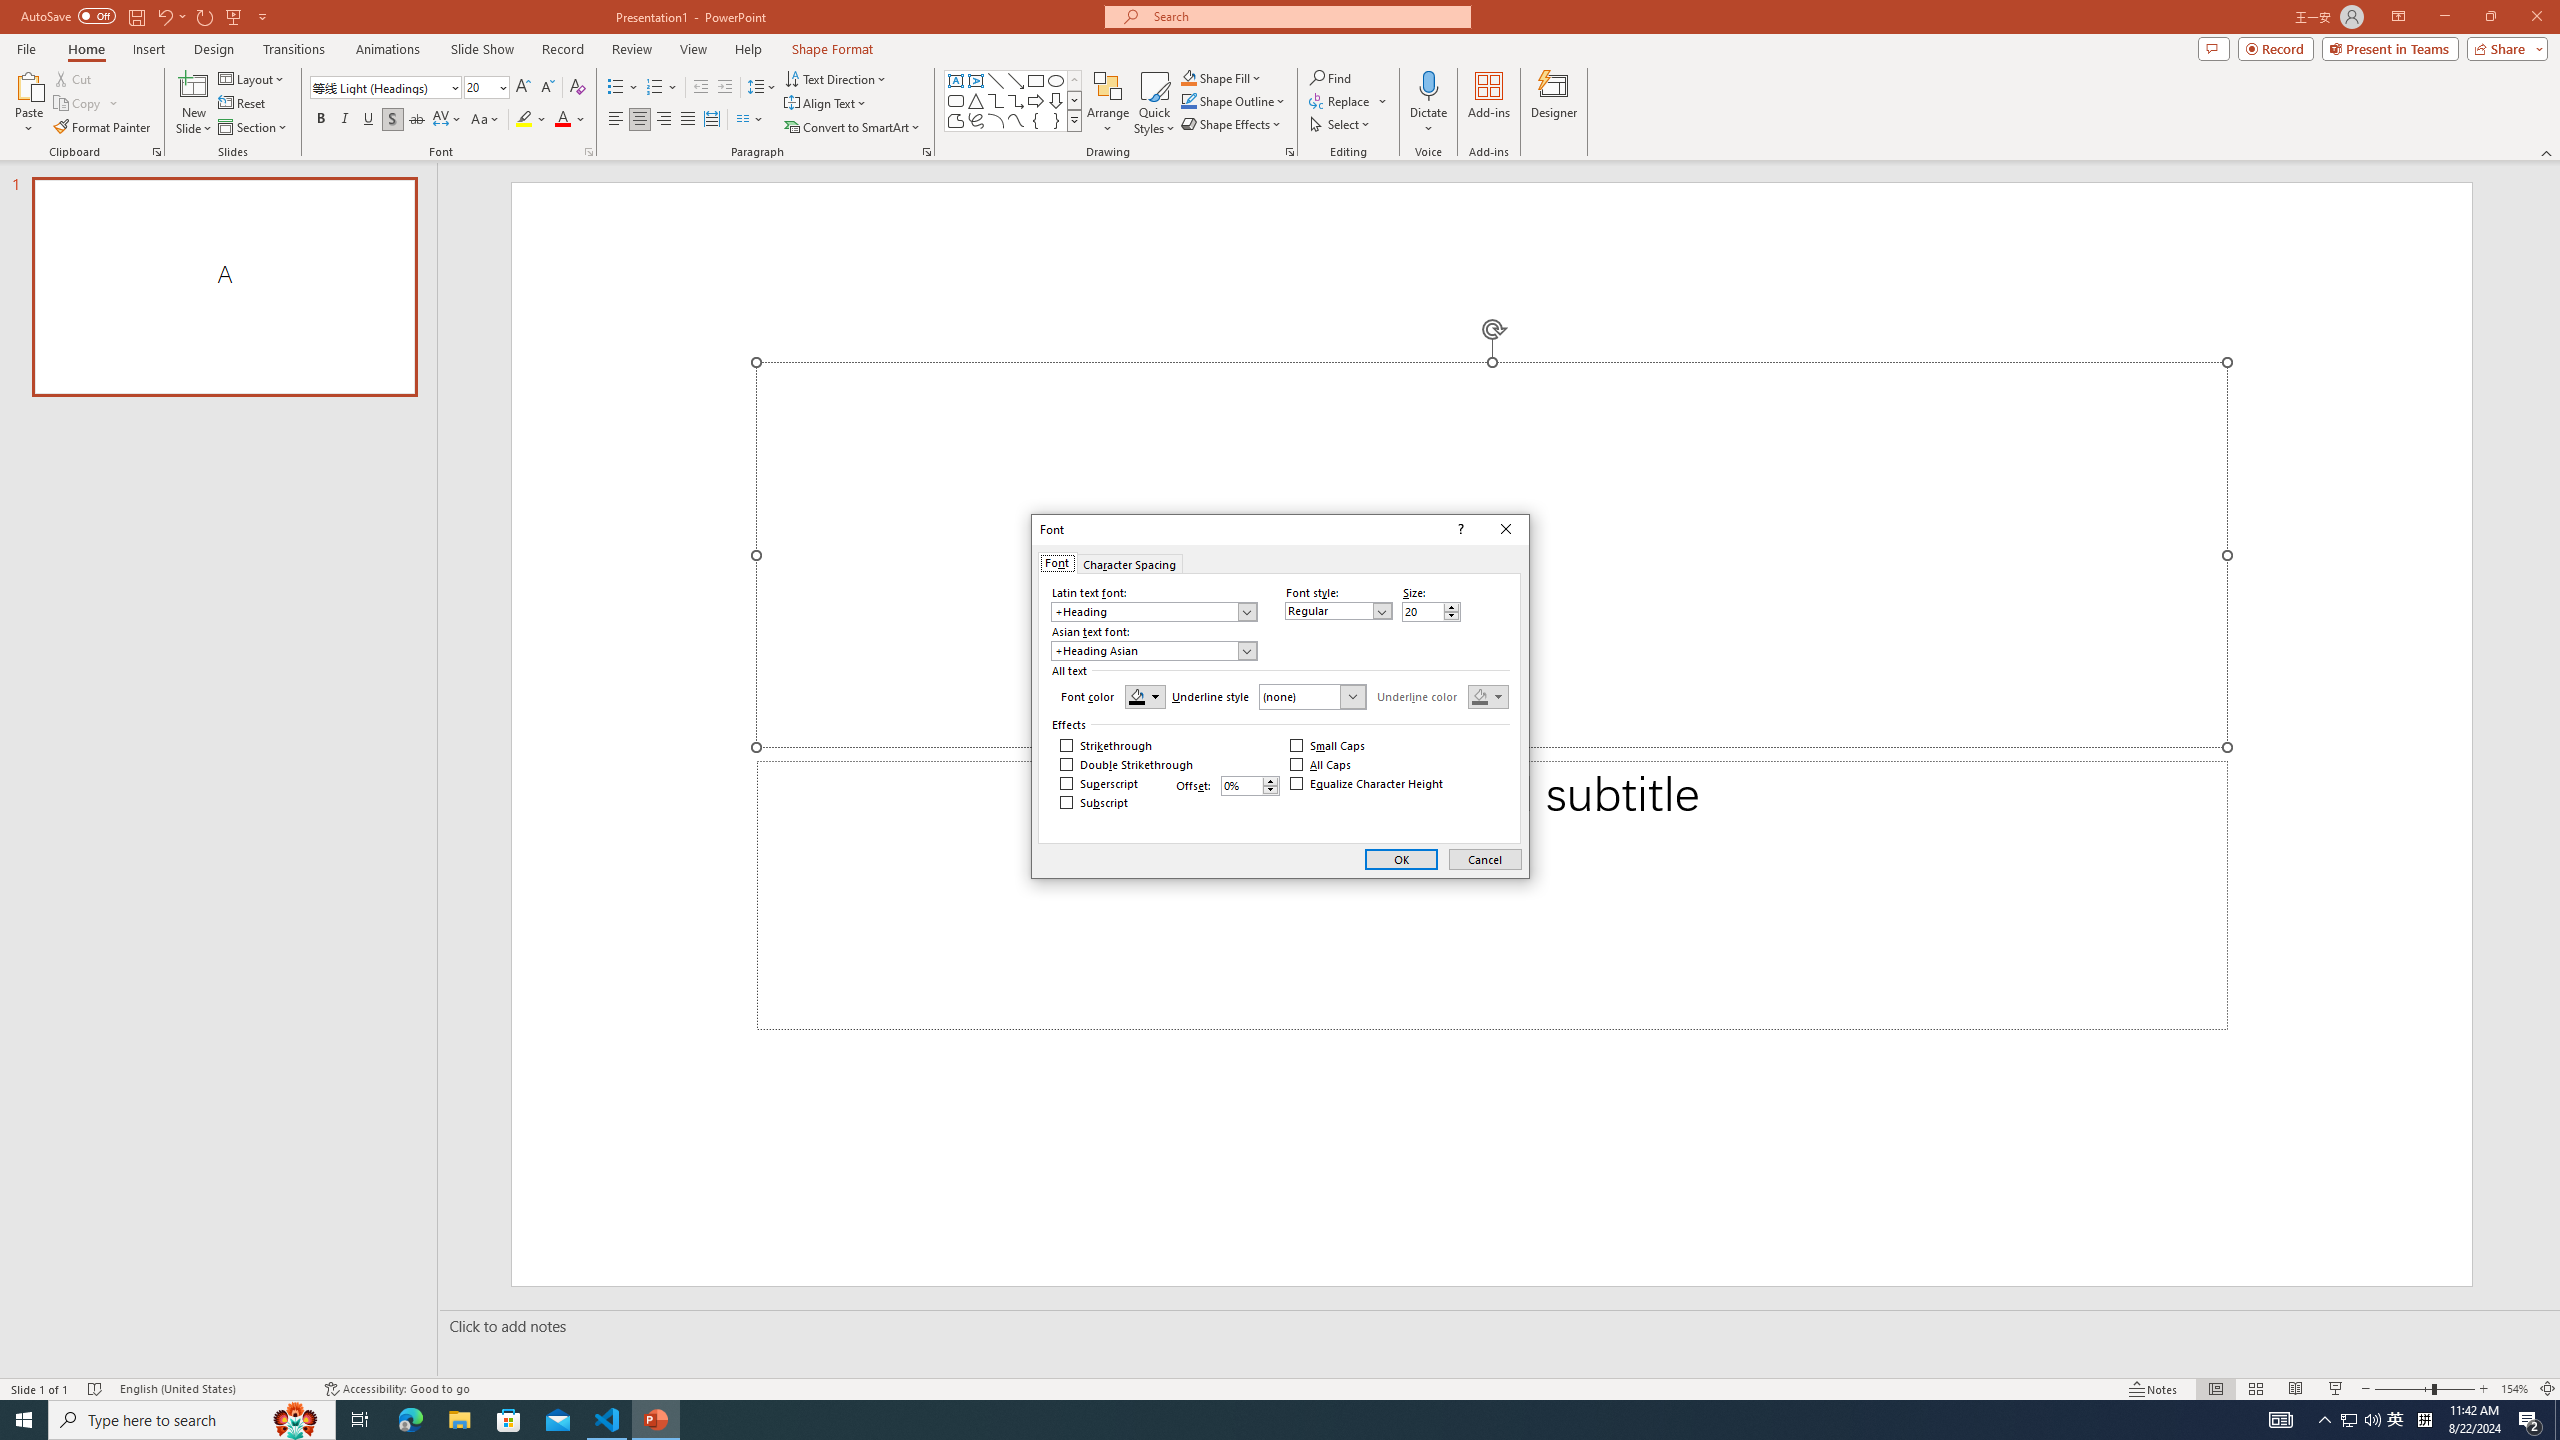 The image size is (2560, 1440). I want to click on 'Cut', so click(73, 78).